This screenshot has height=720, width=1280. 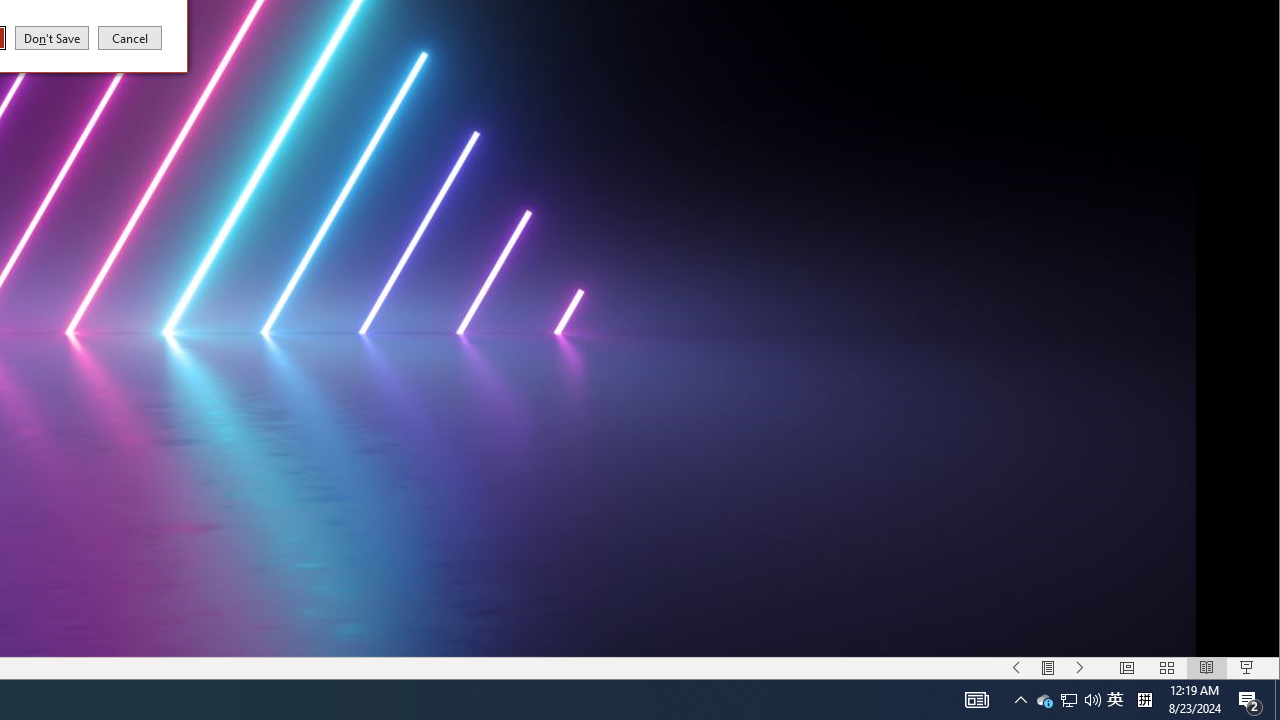 What do you see at coordinates (1068, 698) in the screenshot?
I see `'Menu On'` at bounding box center [1068, 698].